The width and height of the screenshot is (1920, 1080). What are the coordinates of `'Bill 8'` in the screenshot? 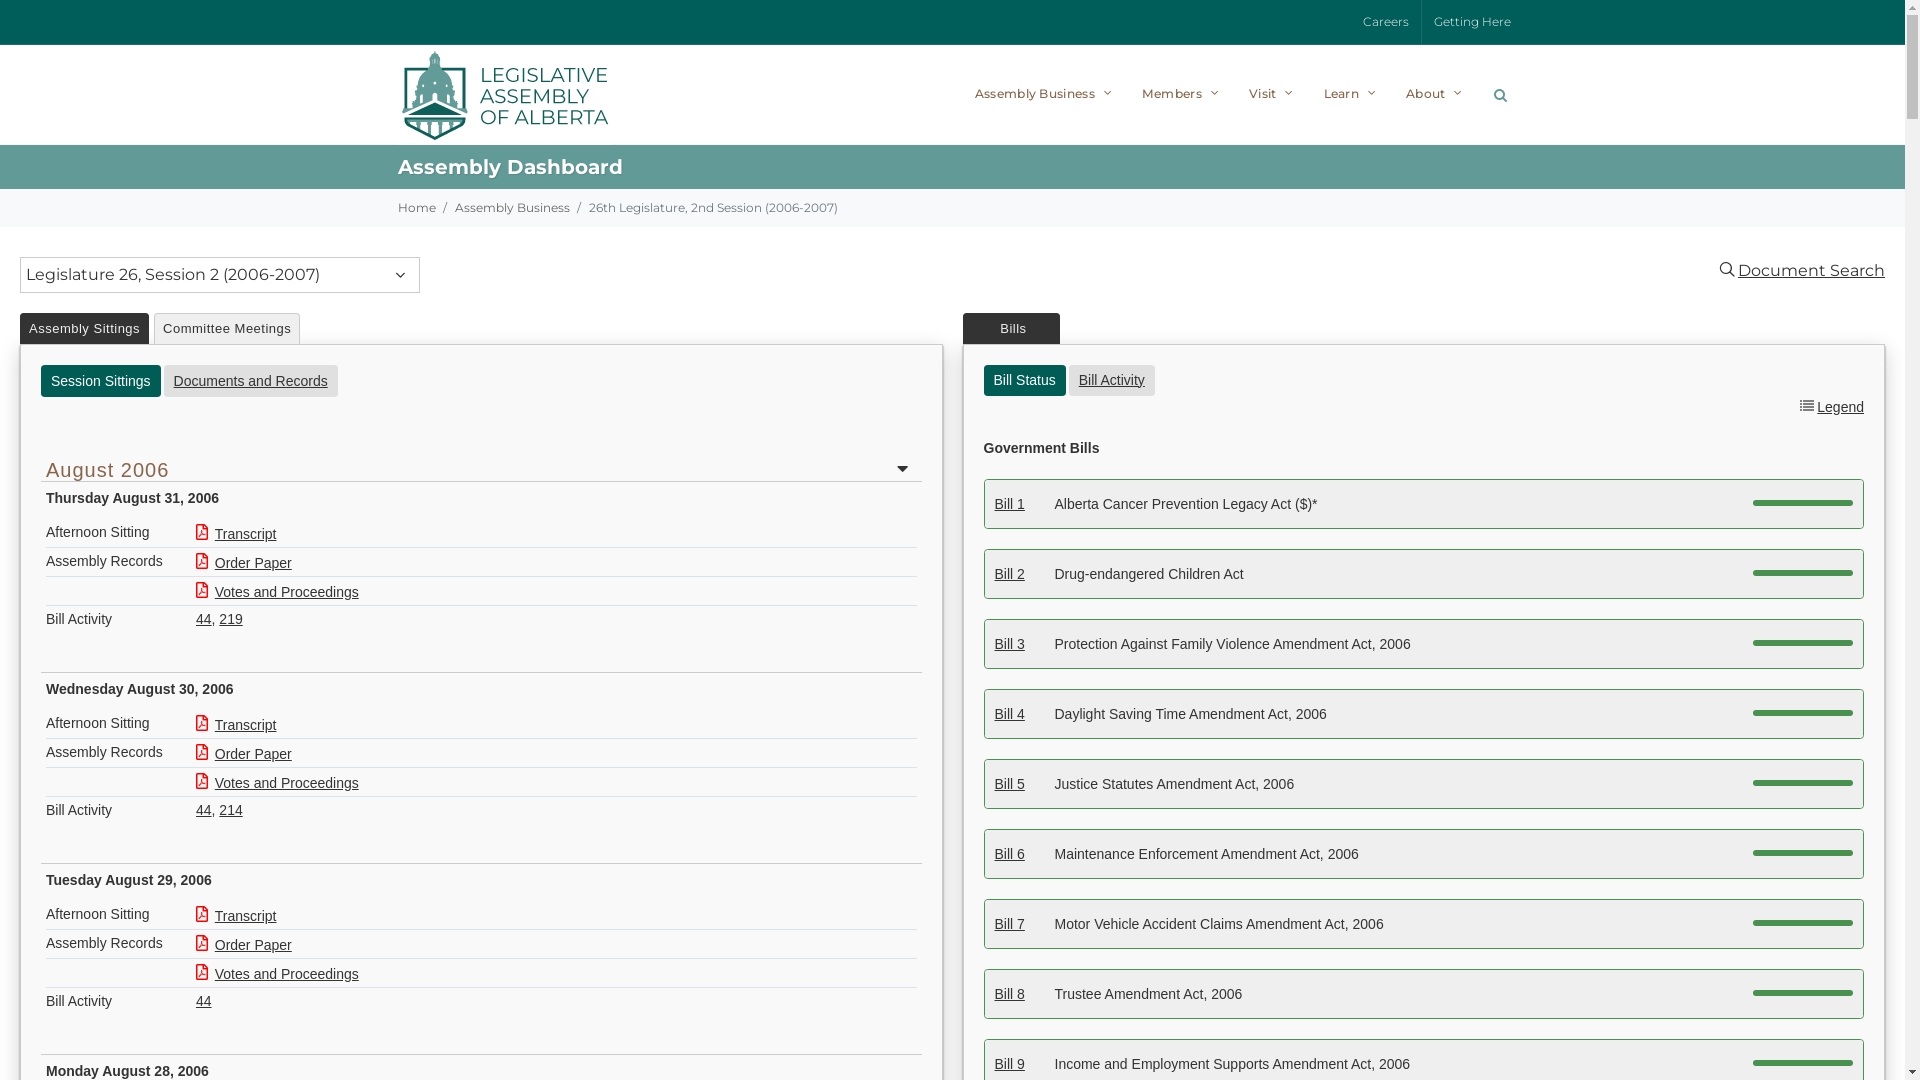 It's located at (1008, 994).